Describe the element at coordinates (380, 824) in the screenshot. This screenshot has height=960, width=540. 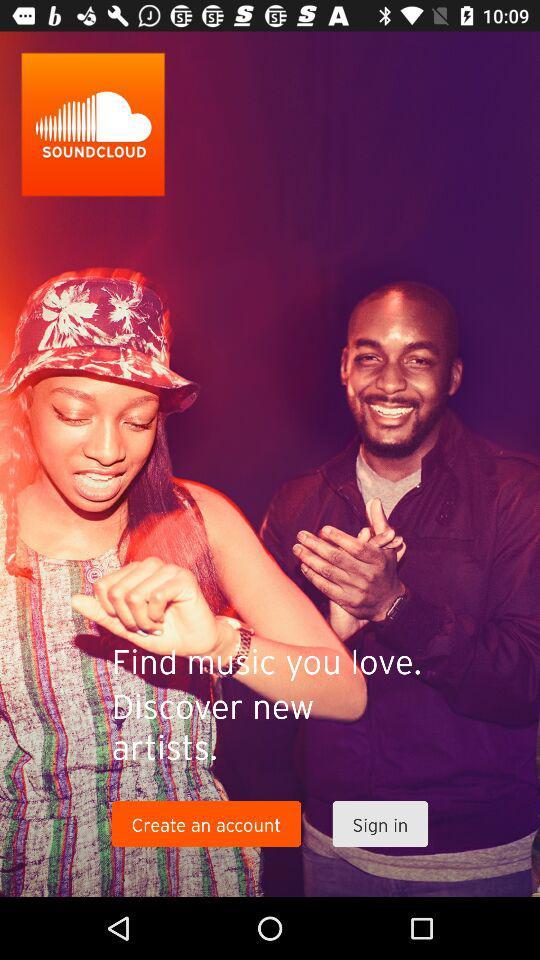
I see `the item to the right of the create an account` at that location.